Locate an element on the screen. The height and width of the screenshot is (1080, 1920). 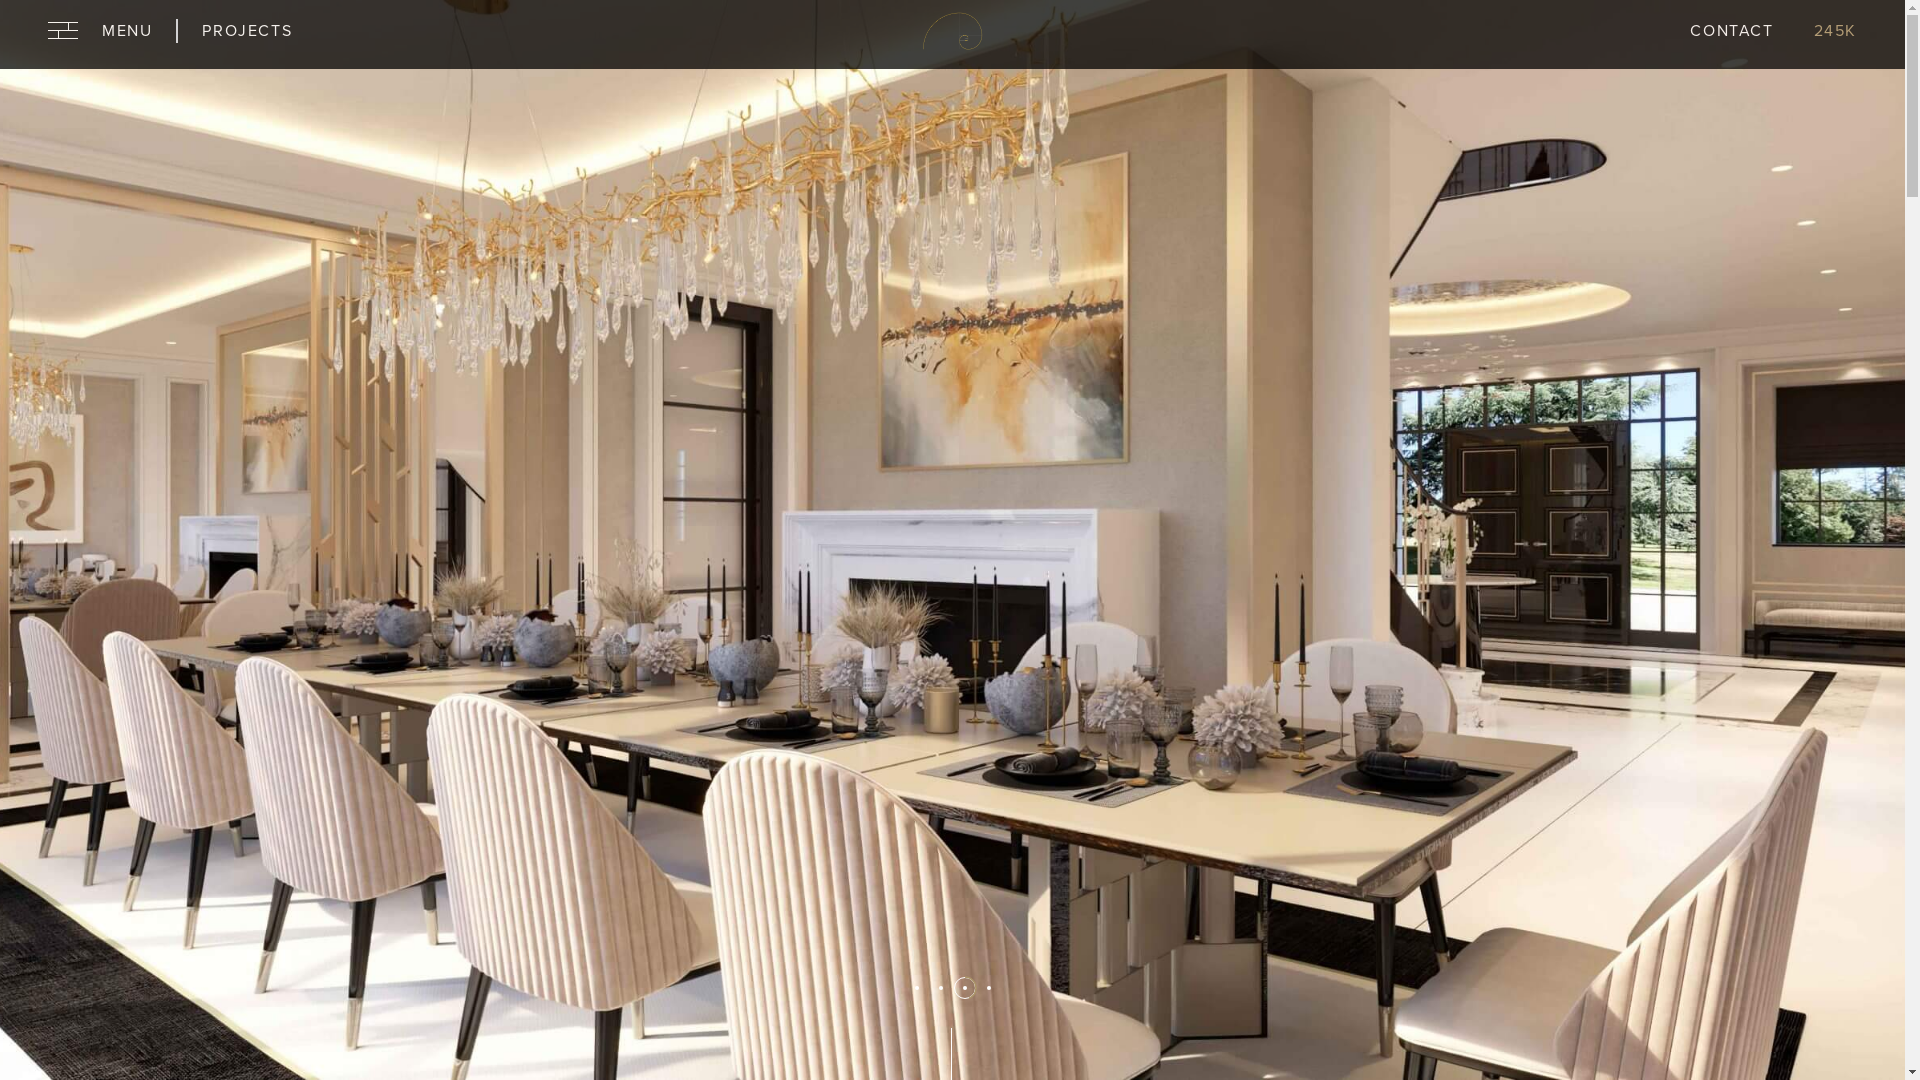
'CONTACT' is located at coordinates (1688, 34).